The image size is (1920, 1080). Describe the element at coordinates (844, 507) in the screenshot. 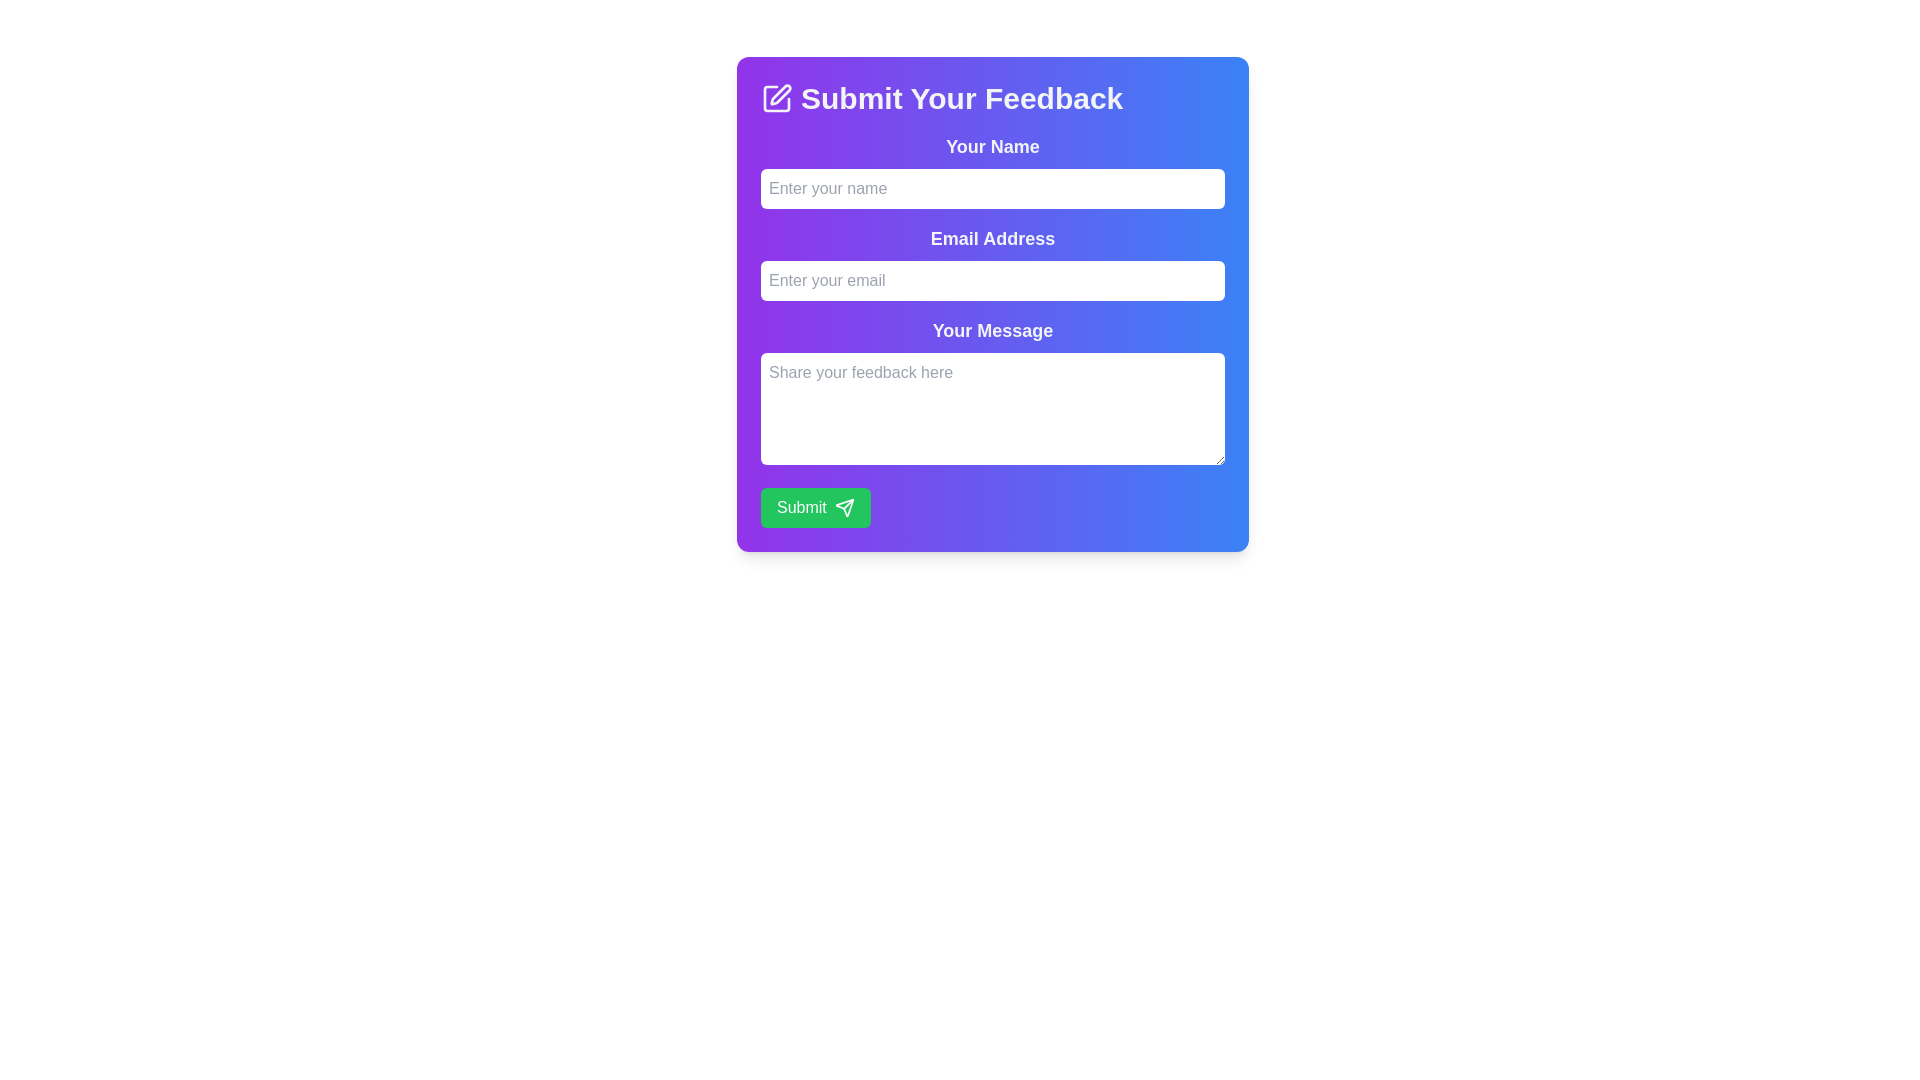

I see `the send action icon located within the green 'Submit' button at the bottom-left corner of the feedback form interface` at that location.